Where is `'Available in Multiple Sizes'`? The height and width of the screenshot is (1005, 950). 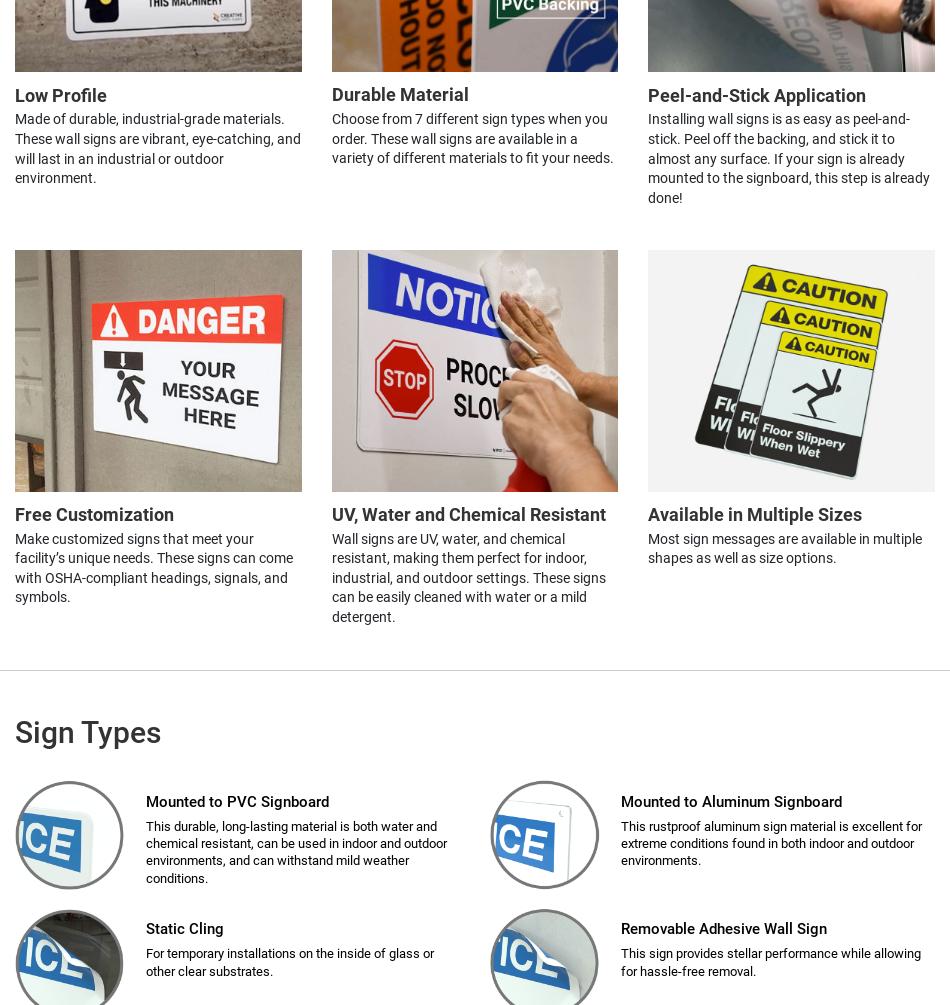 'Available in Multiple Sizes' is located at coordinates (647, 513).